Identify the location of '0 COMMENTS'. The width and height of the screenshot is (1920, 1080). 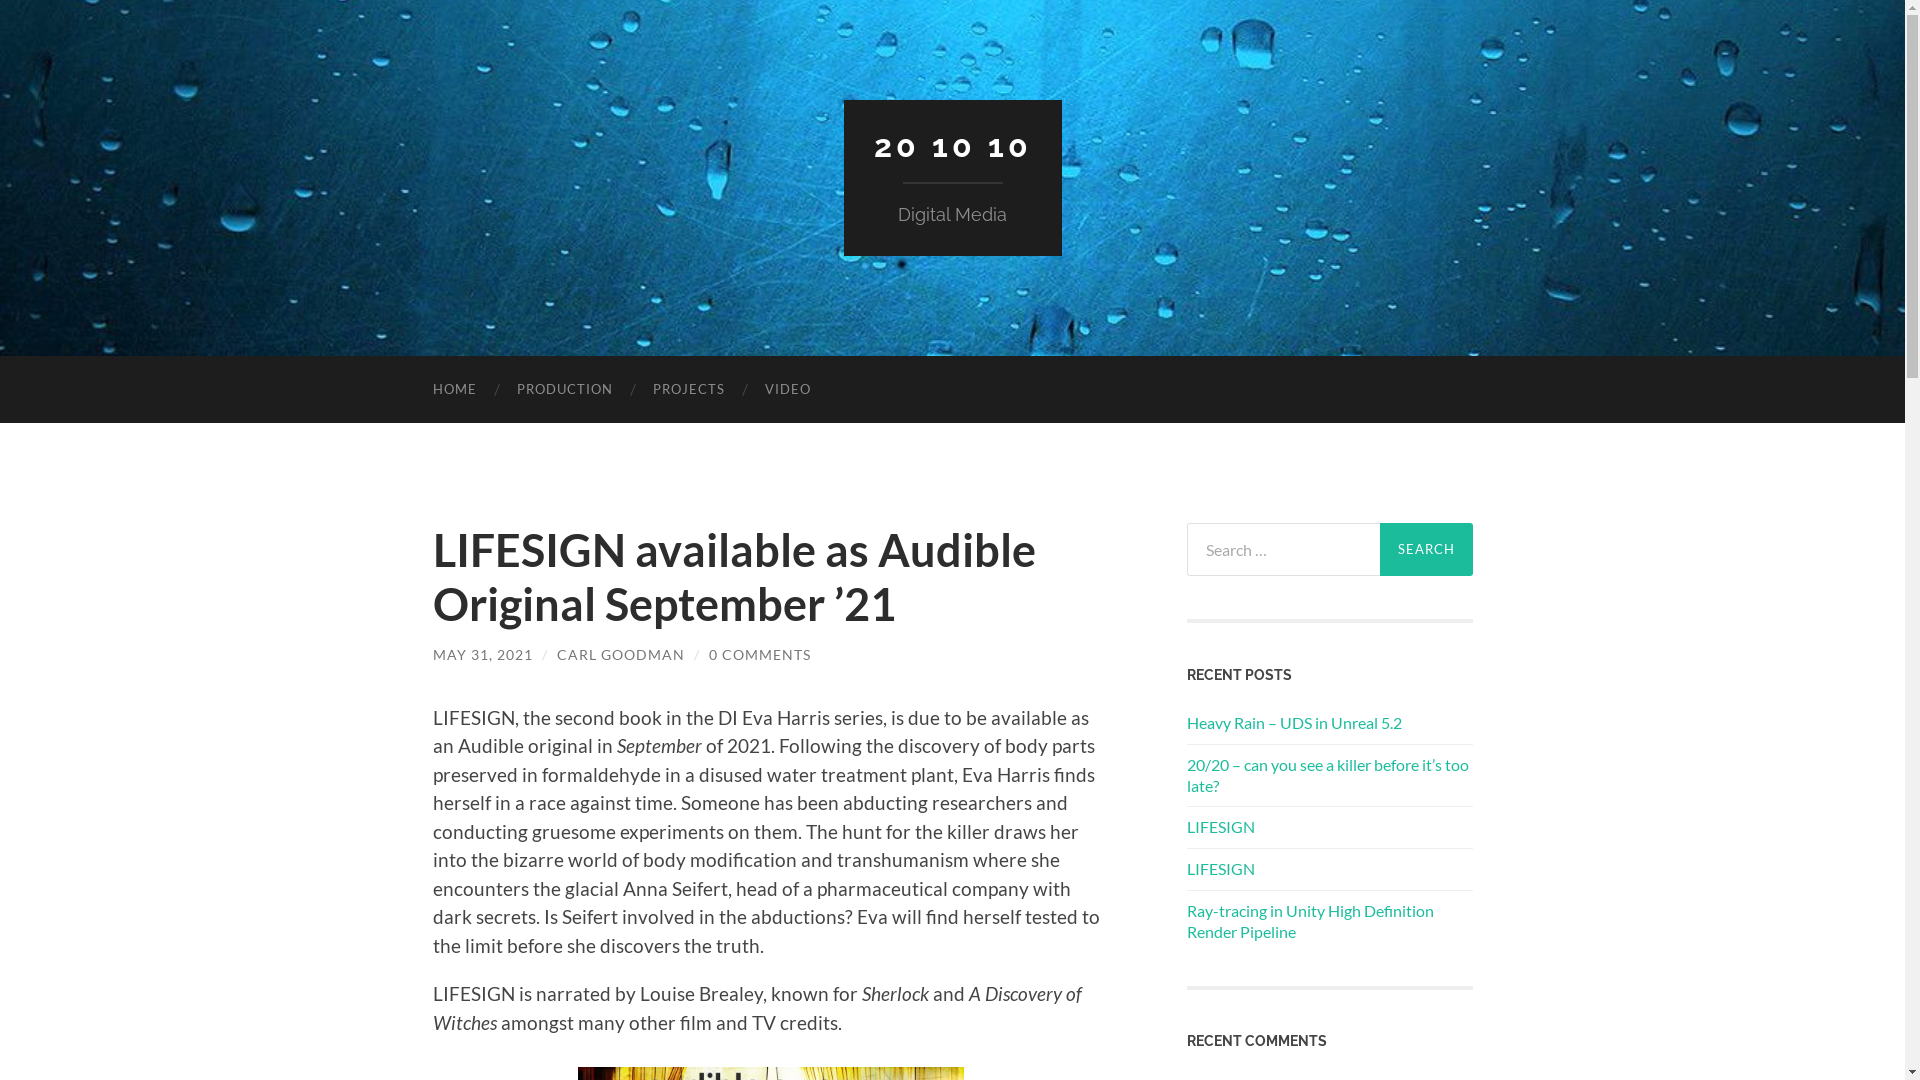
(757, 654).